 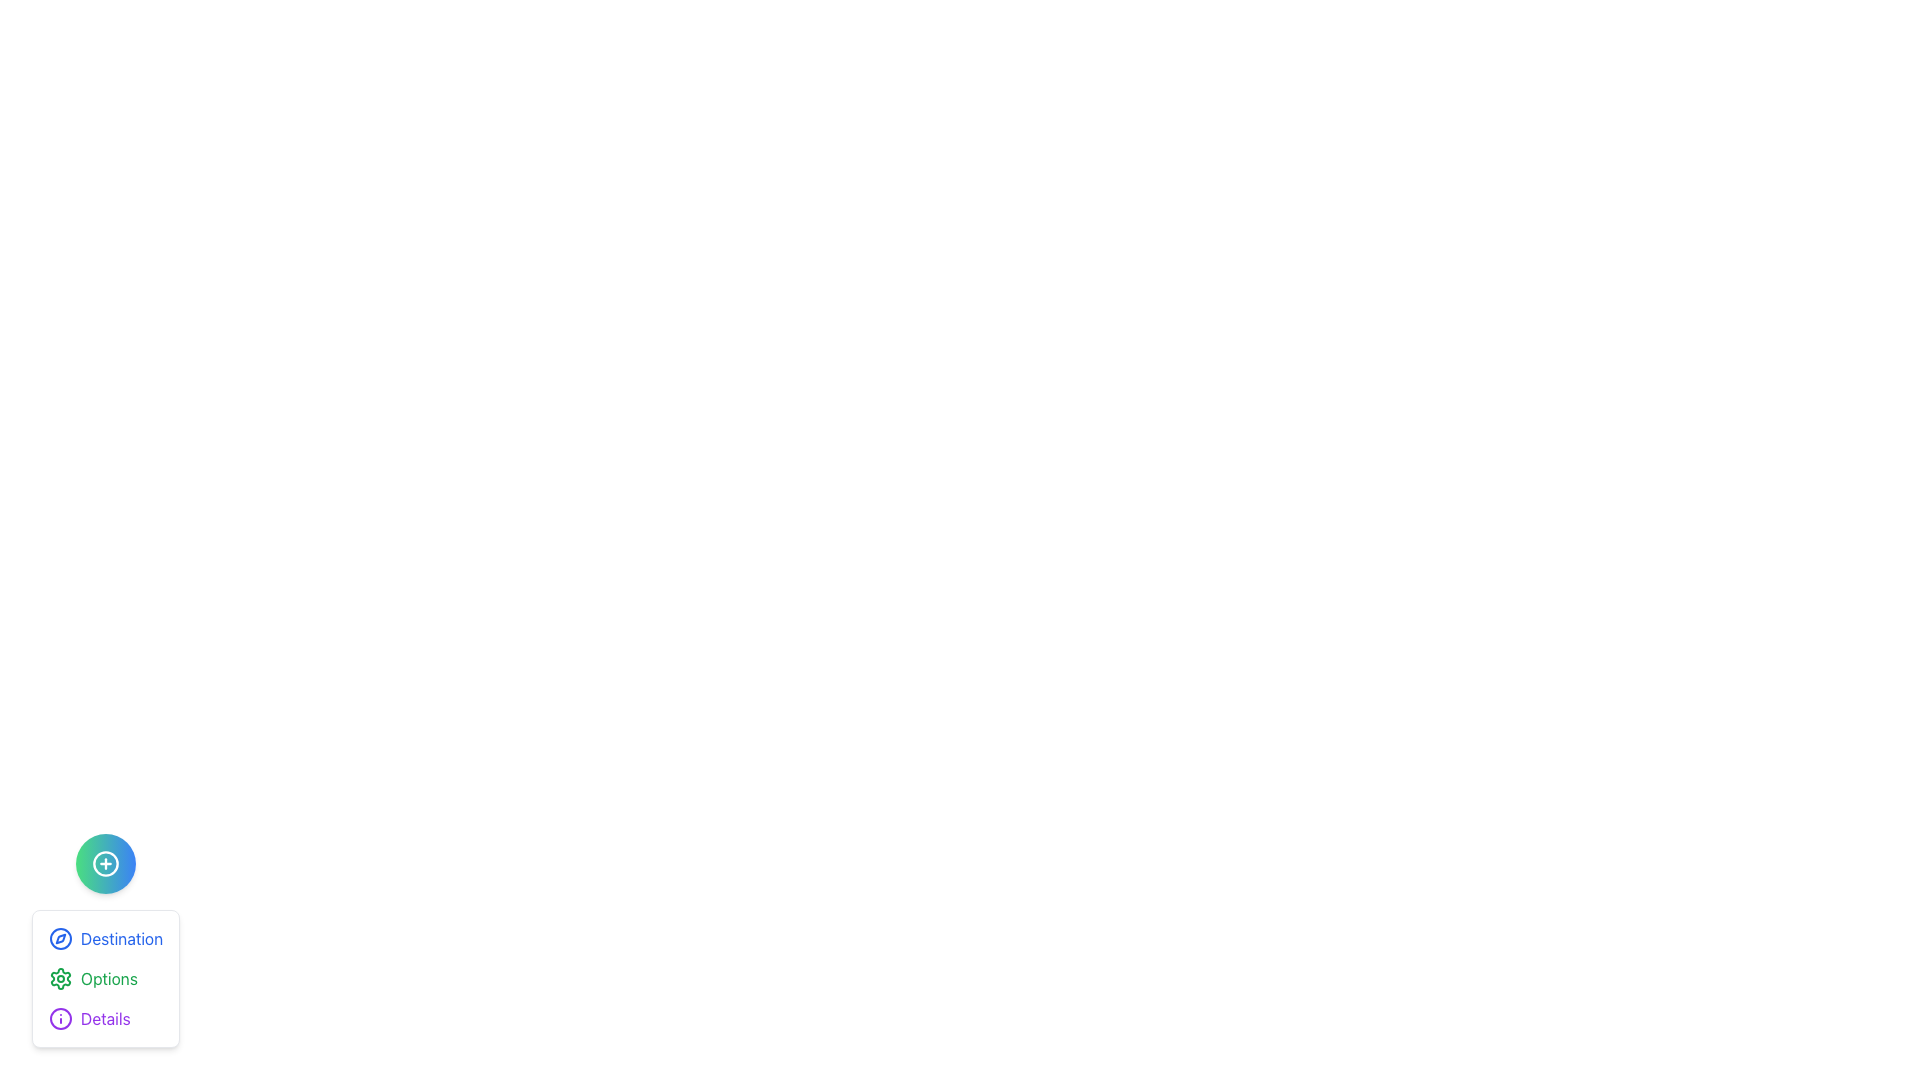 I want to click on the 'Details' button, which is a clickable text in purple color located at the bottom of a vertical list of options, so click(x=88, y=1018).